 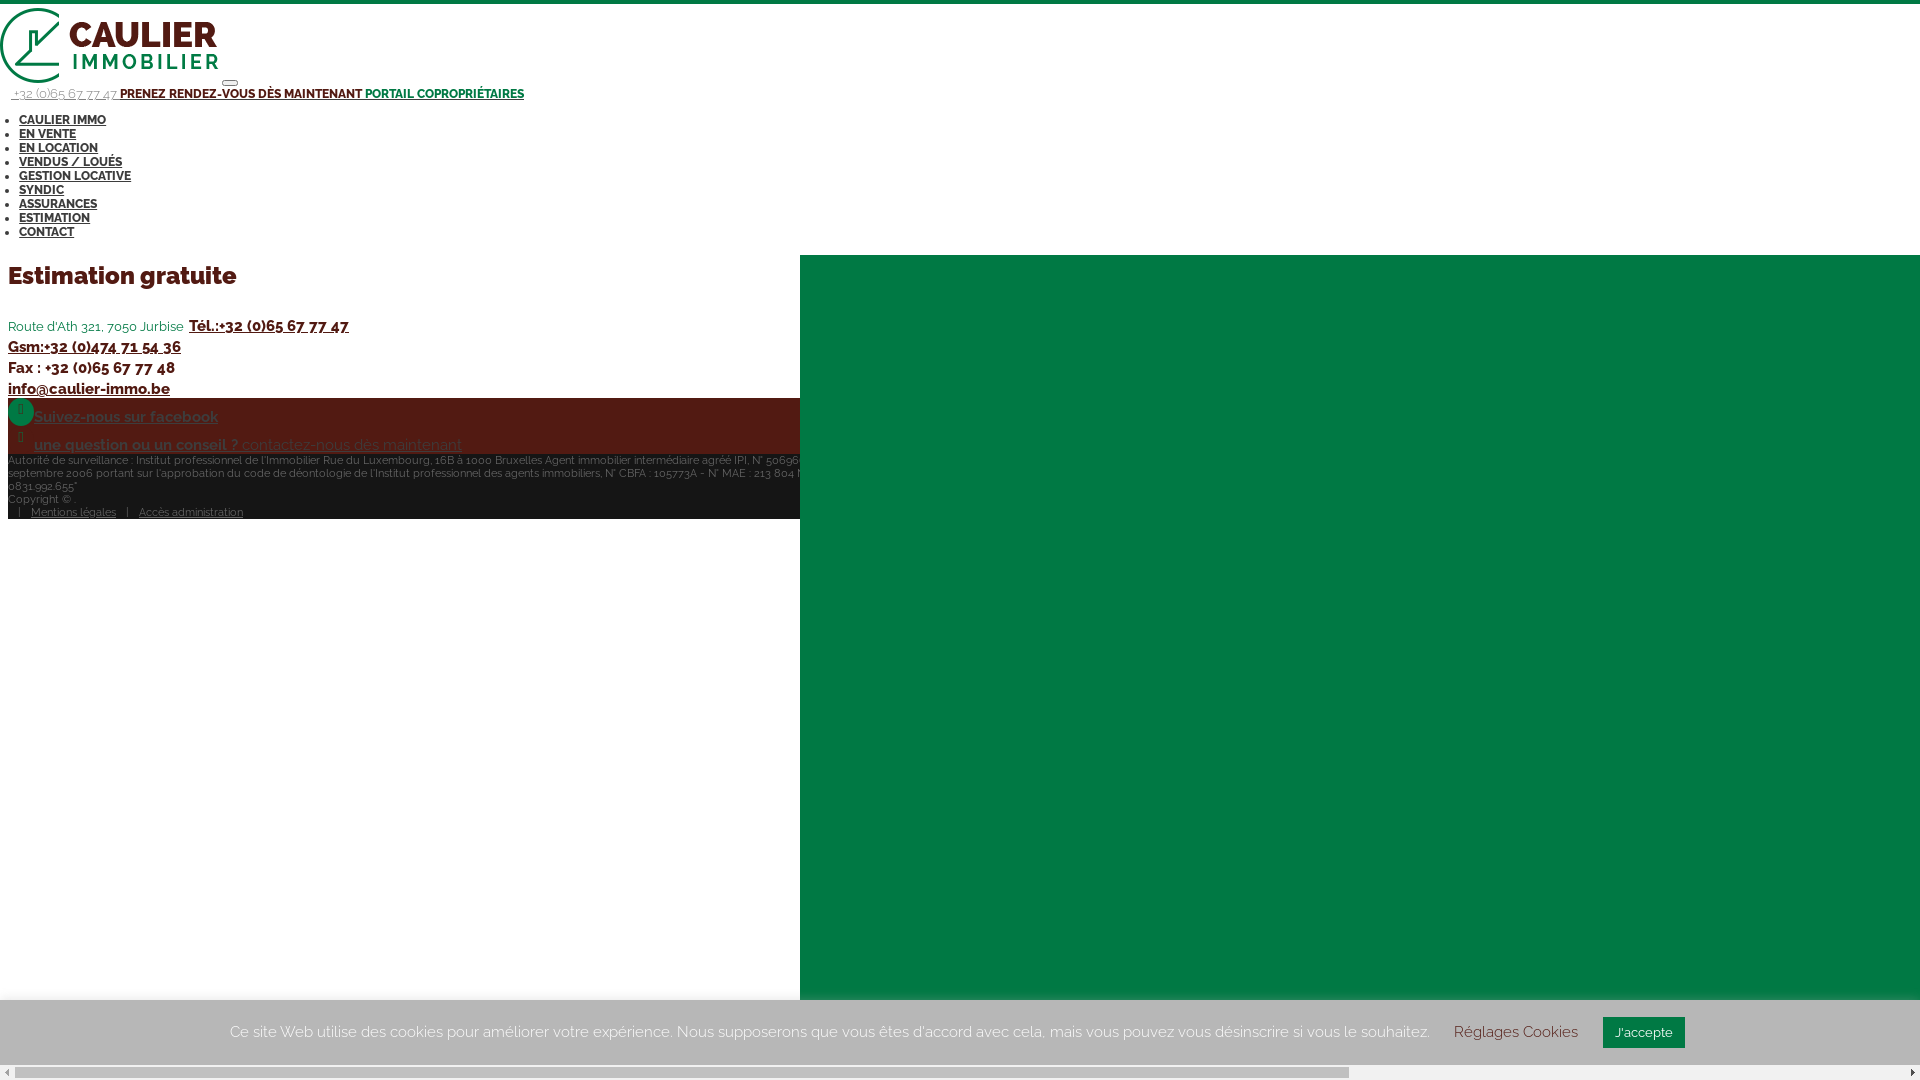 What do you see at coordinates (46, 230) in the screenshot?
I see `'CONTACT'` at bounding box center [46, 230].